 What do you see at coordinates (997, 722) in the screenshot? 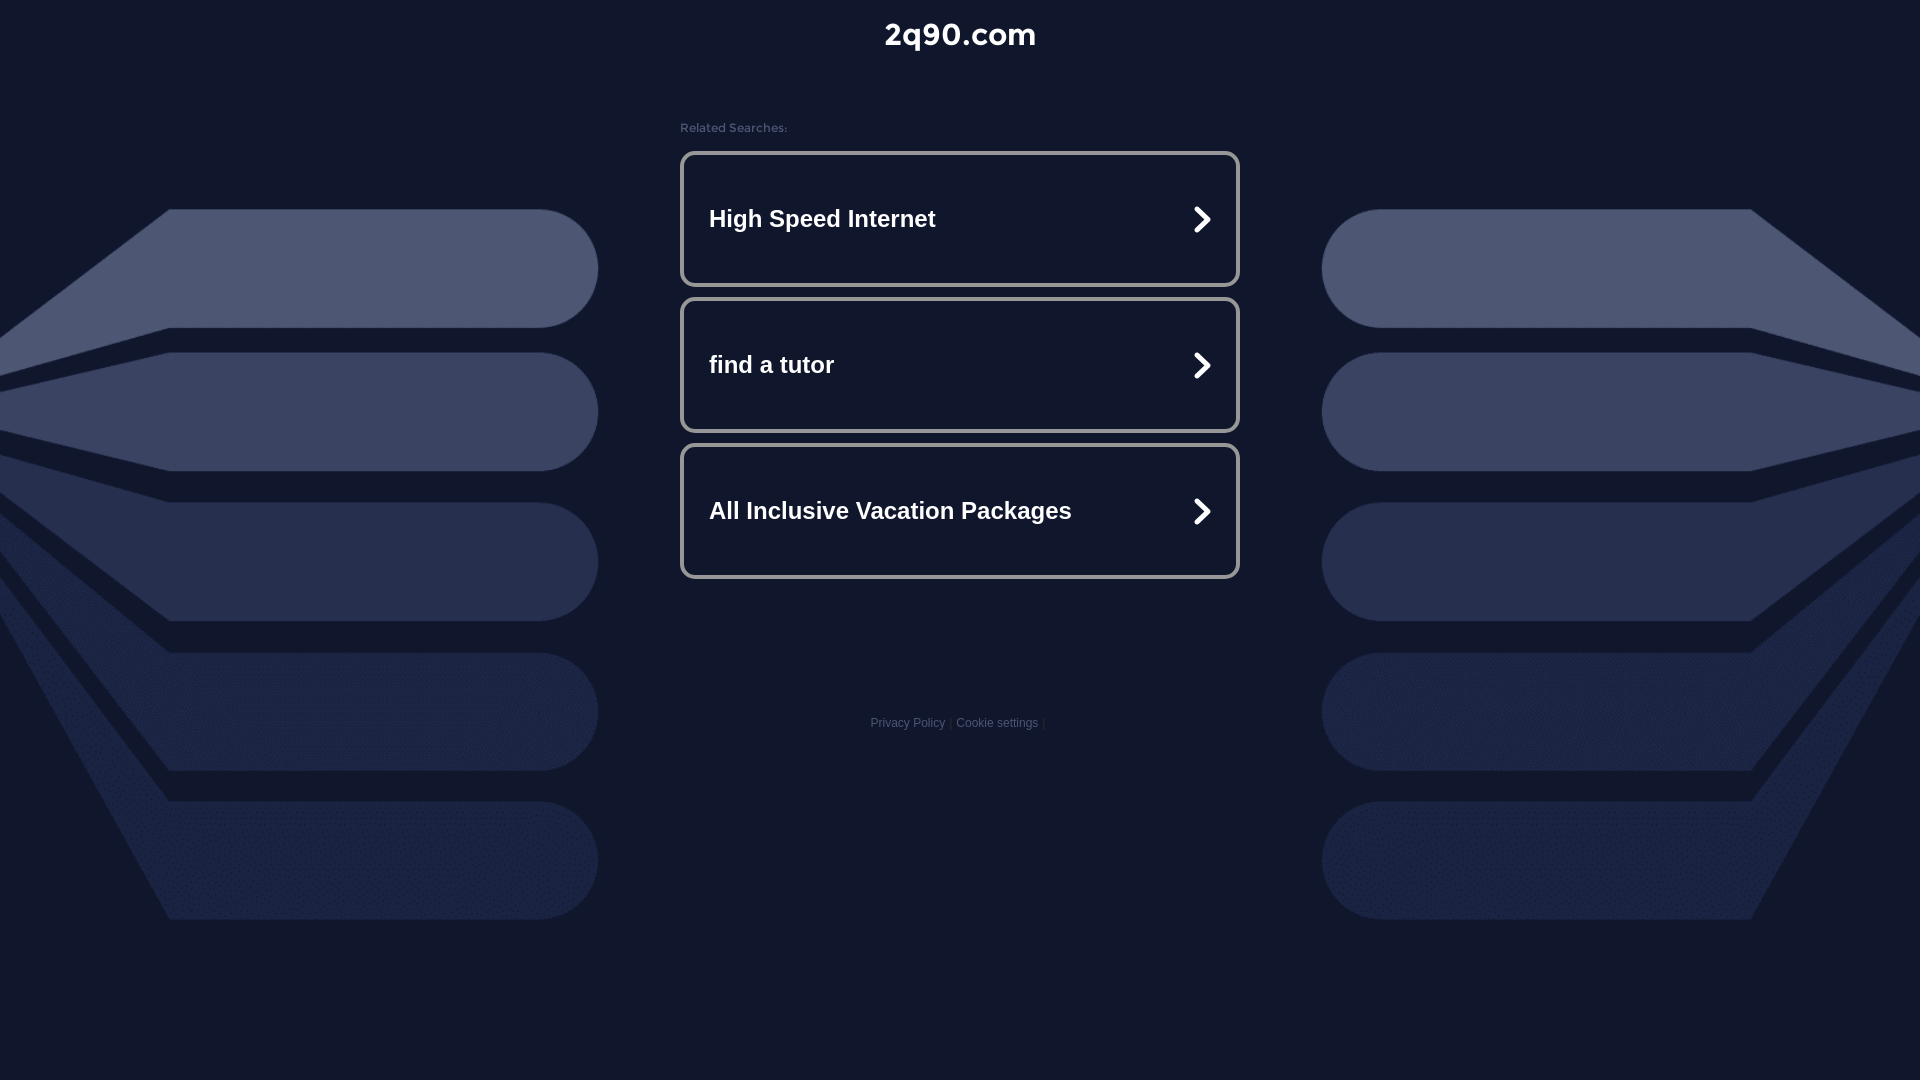
I see `'Cookie settings'` at bounding box center [997, 722].